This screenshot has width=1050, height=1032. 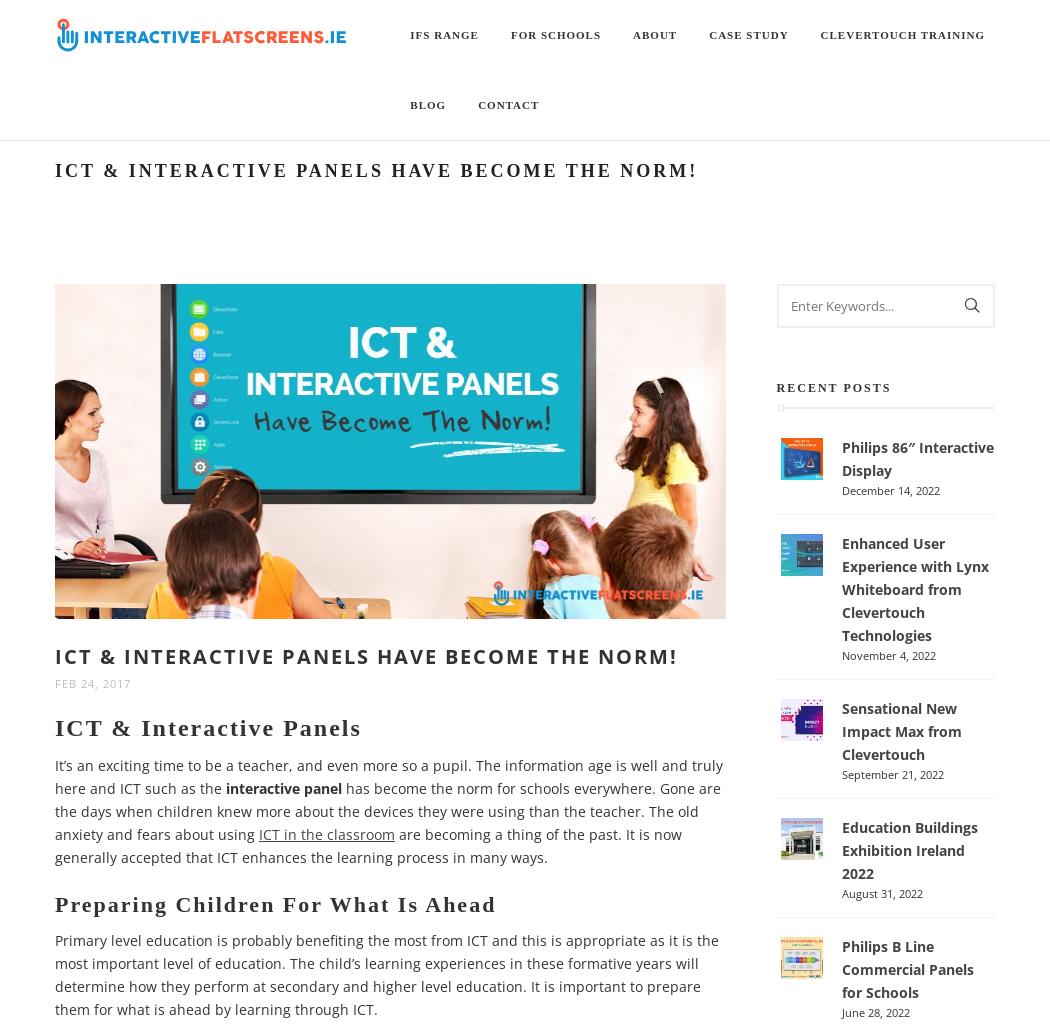 I want to click on 'August 31, 2022', so click(x=880, y=893).